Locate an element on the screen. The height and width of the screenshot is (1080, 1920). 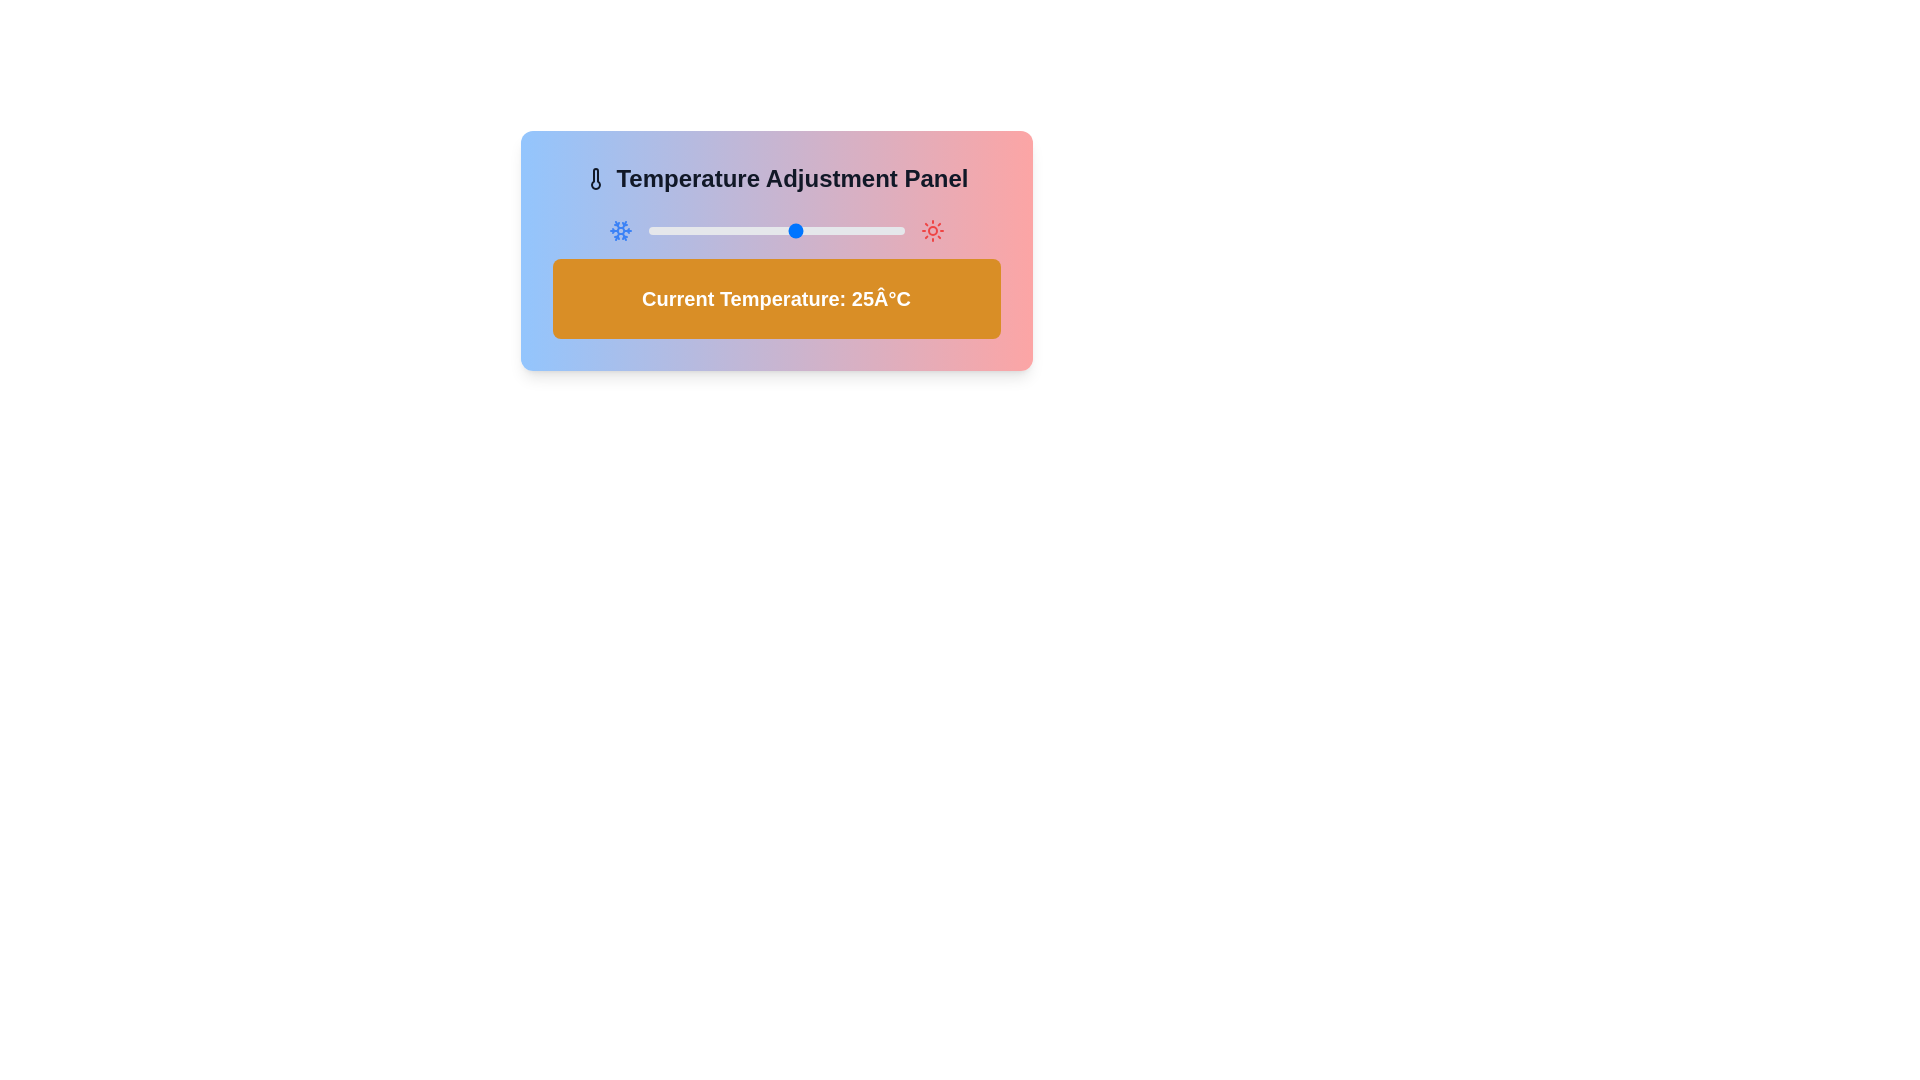
the temperature to 27°C using the slider is located at coordinates (806, 230).